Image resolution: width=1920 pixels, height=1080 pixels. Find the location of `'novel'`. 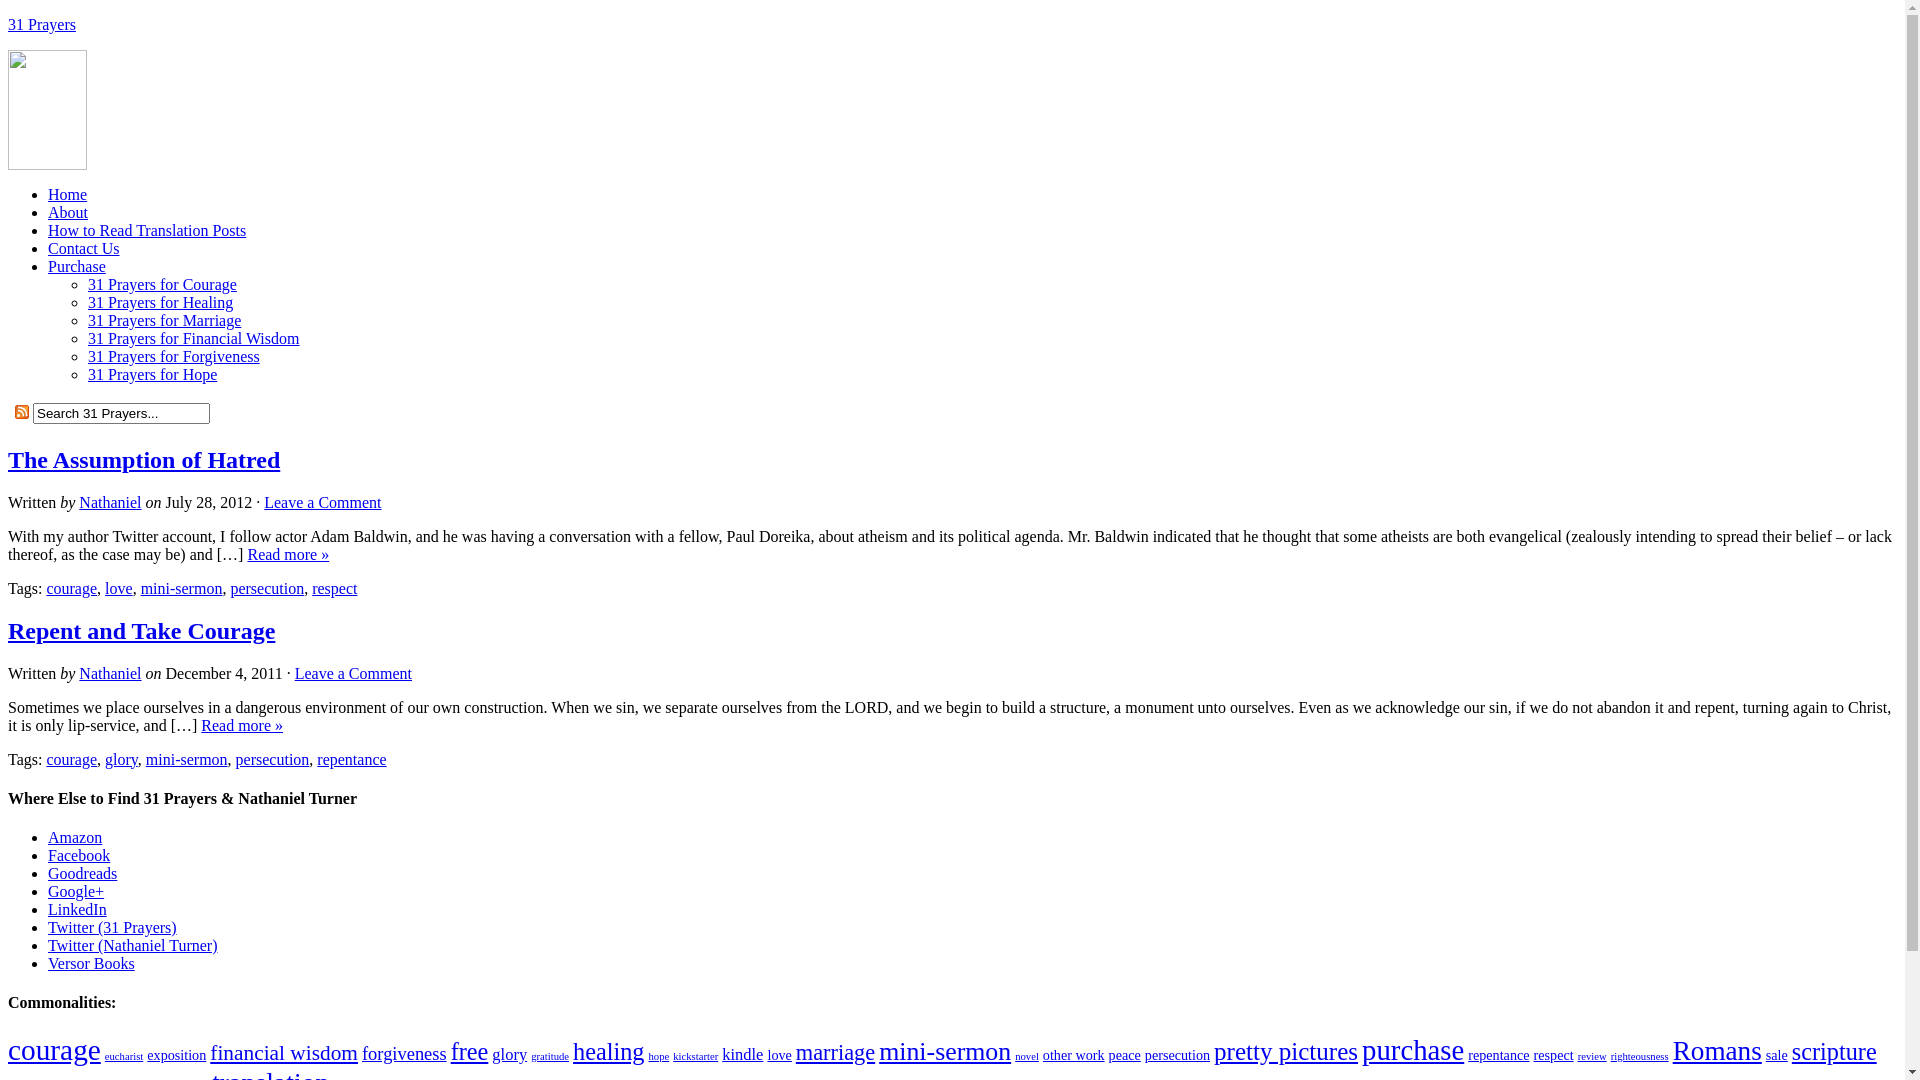

'novel' is located at coordinates (1027, 1055).